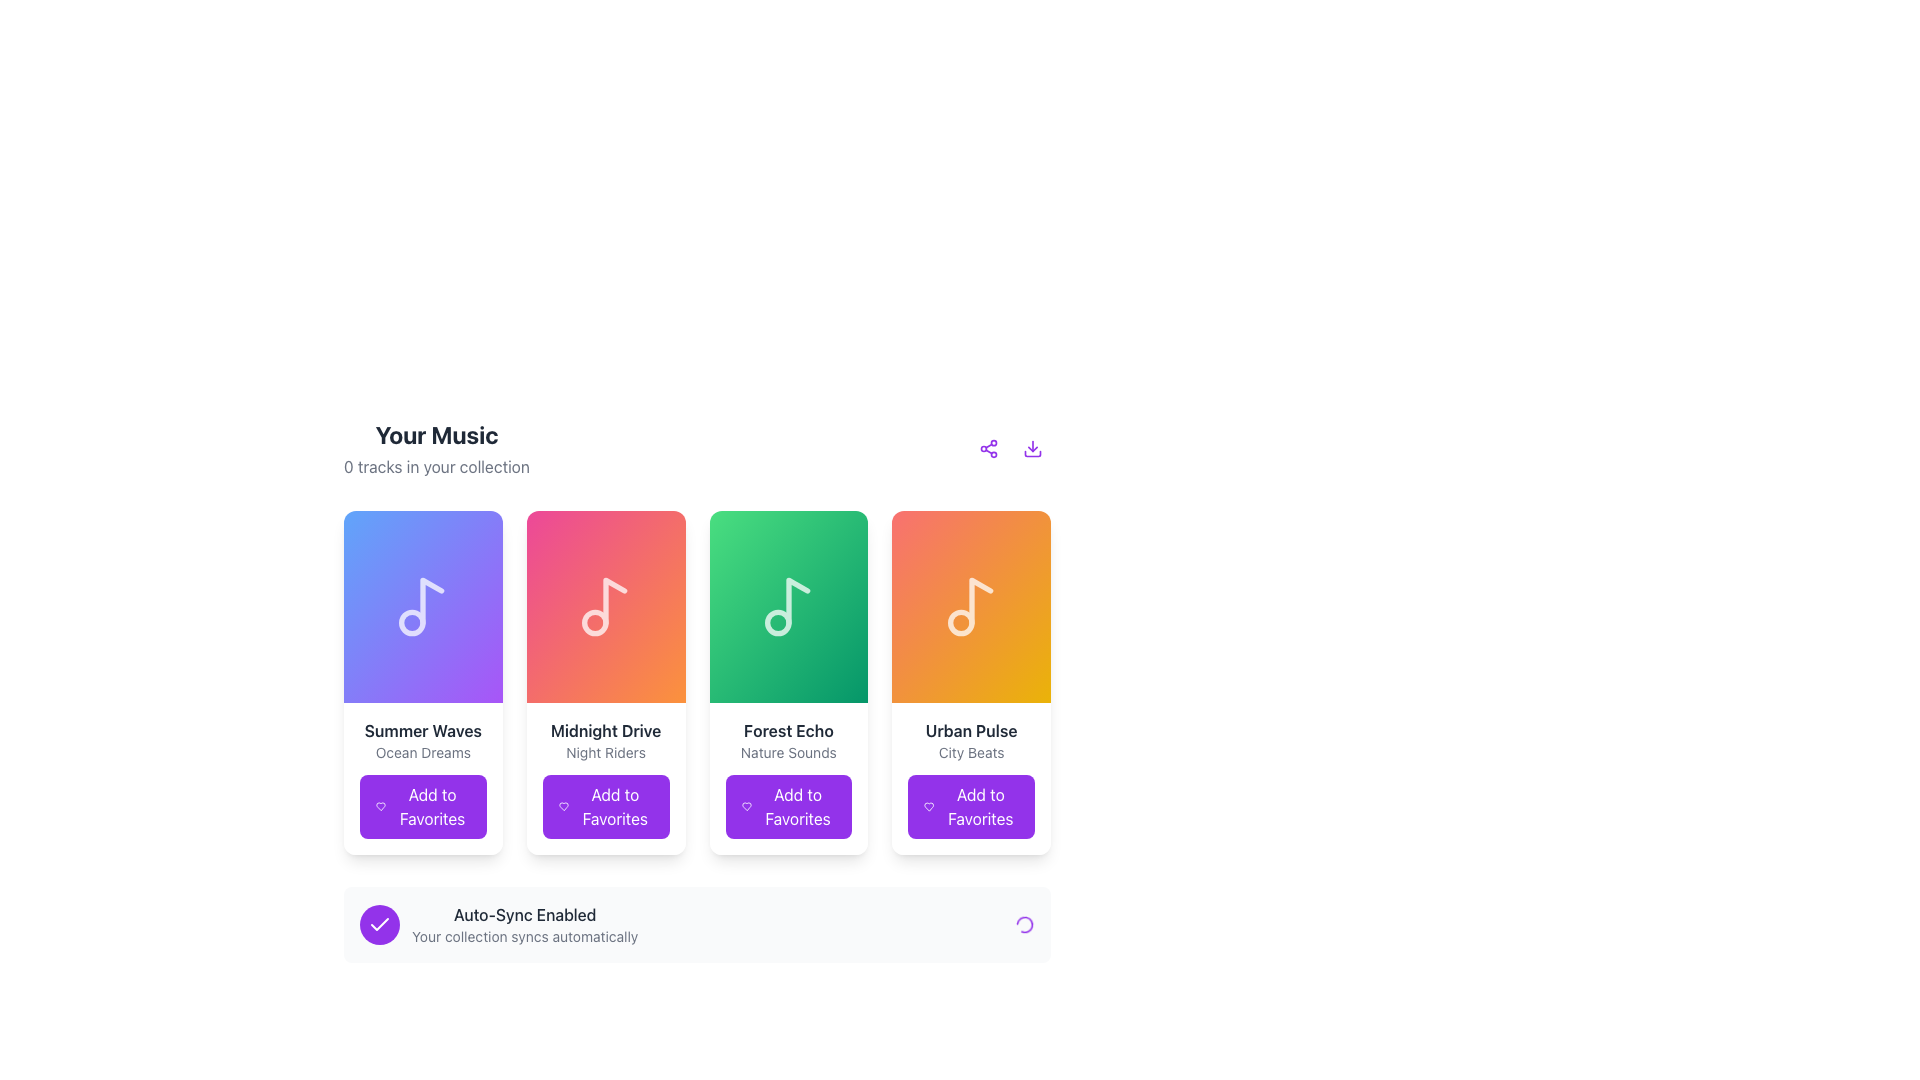 The image size is (1920, 1080). Describe the element at coordinates (525, 937) in the screenshot. I see `the informational Text Label that indicates the automatic sync status, located below the 'Auto-Sync Enabled' heading in the bottom section of the interface` at that location.